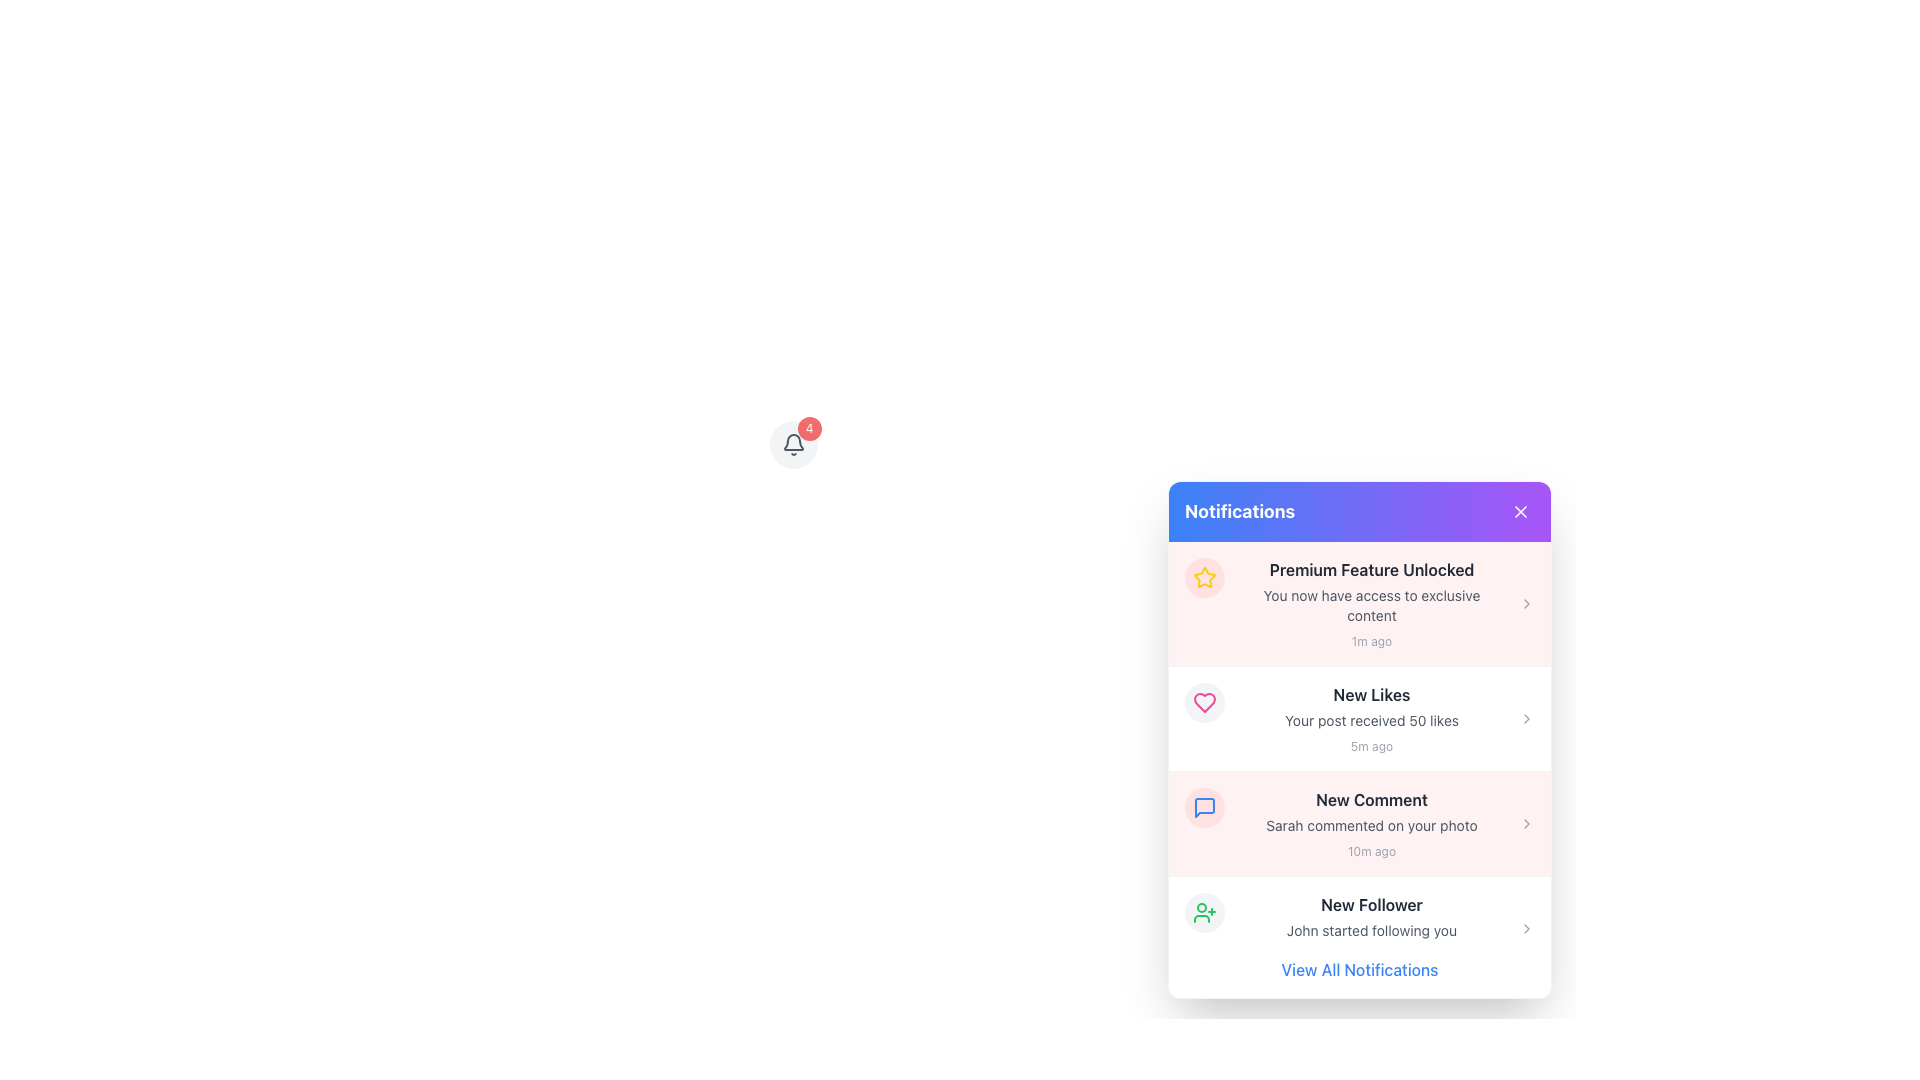 This screenshot has height=1080, width=1920. I want to click on the 'New Follower' notification entry that displays 'John started following you', so click(1371, 929).